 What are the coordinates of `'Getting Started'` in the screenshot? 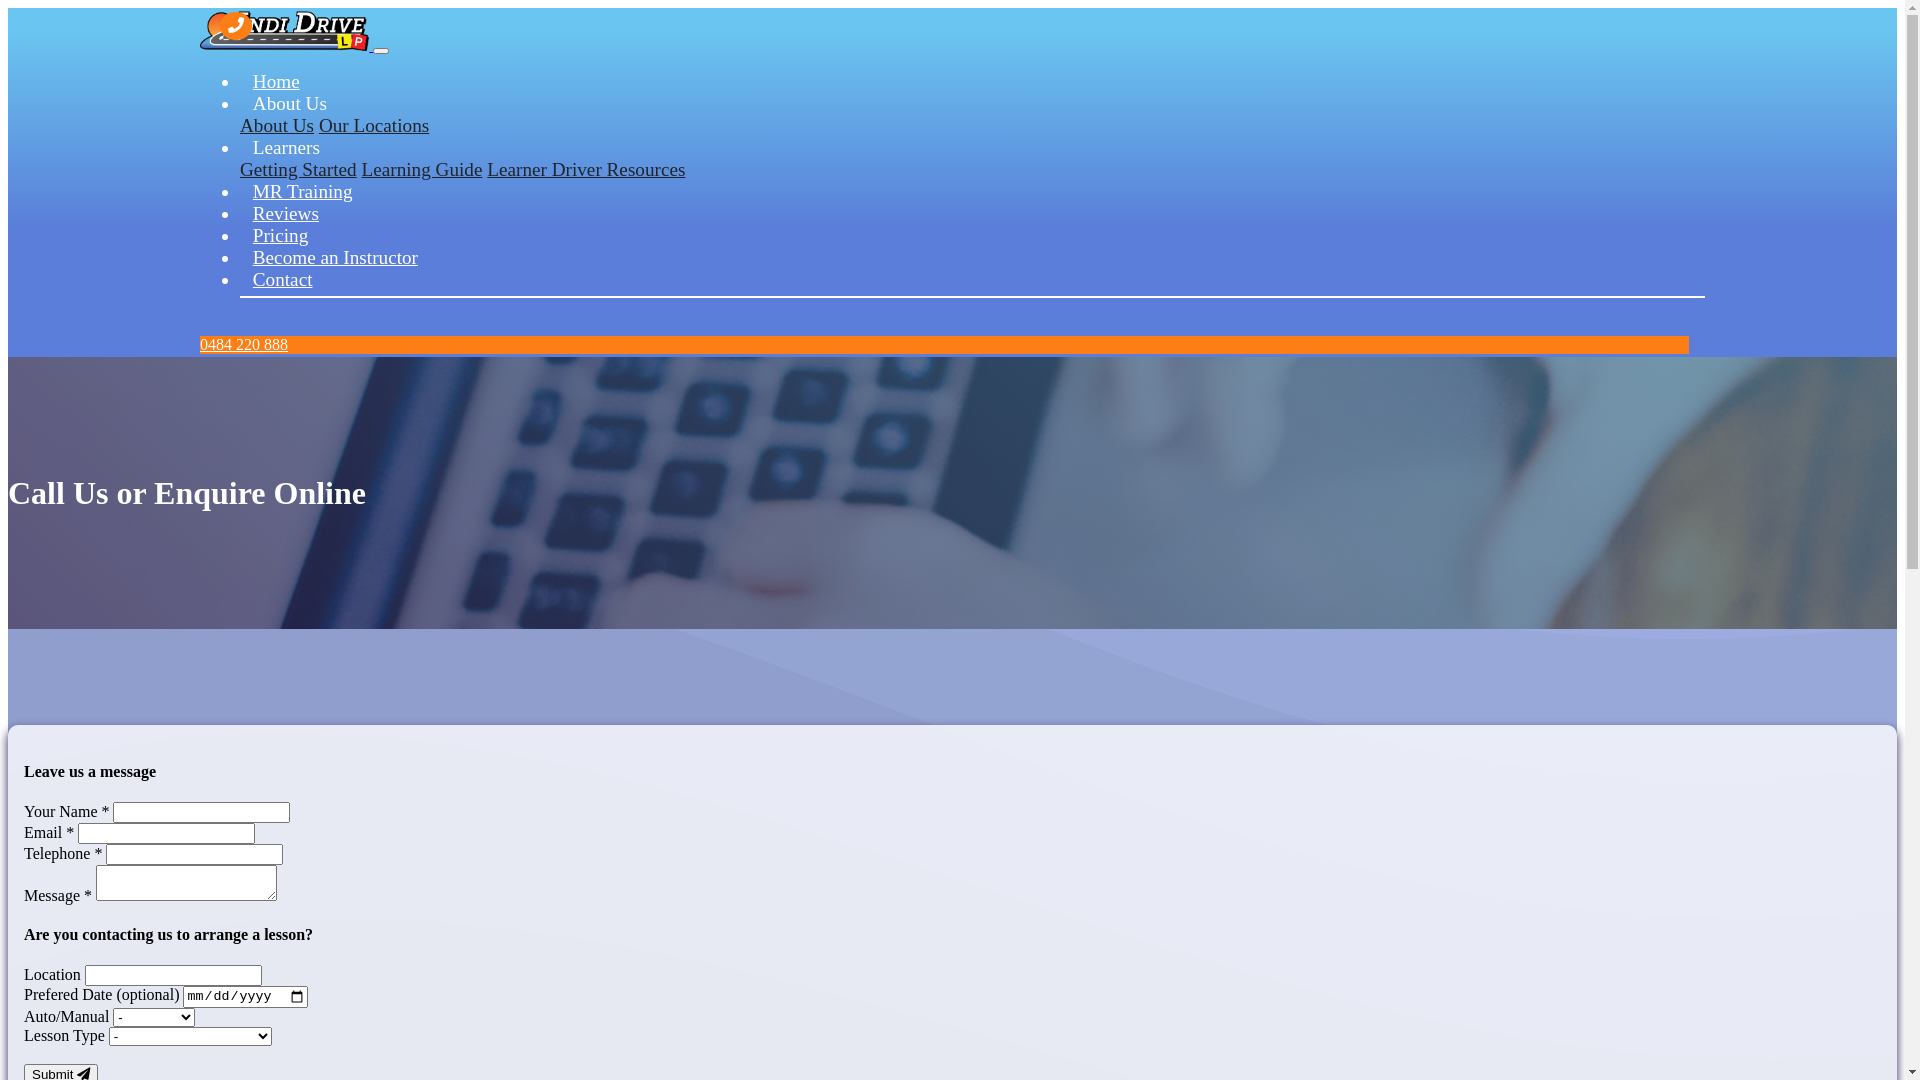 It's located at (297, 168).